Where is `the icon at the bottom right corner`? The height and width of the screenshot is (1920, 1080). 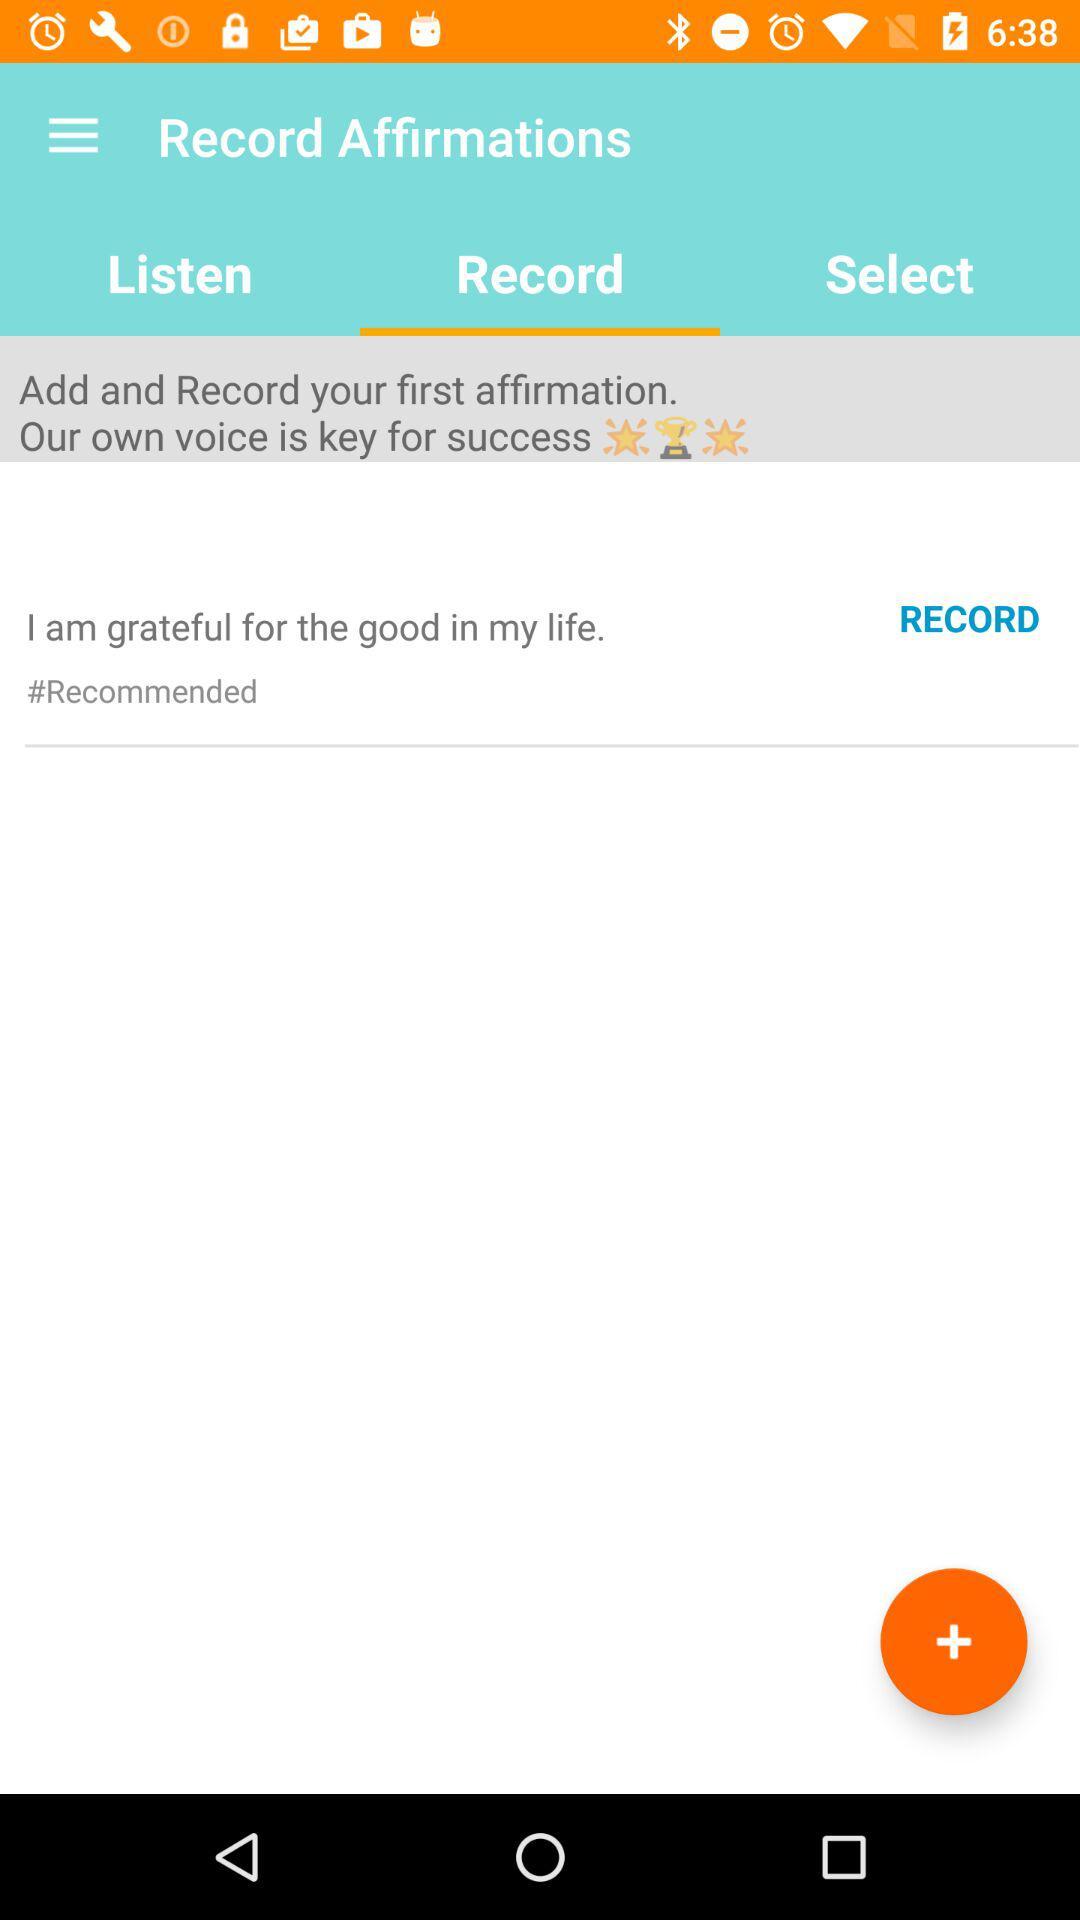 the icon at the bottom right corner is located at coordinates (952, 1641).